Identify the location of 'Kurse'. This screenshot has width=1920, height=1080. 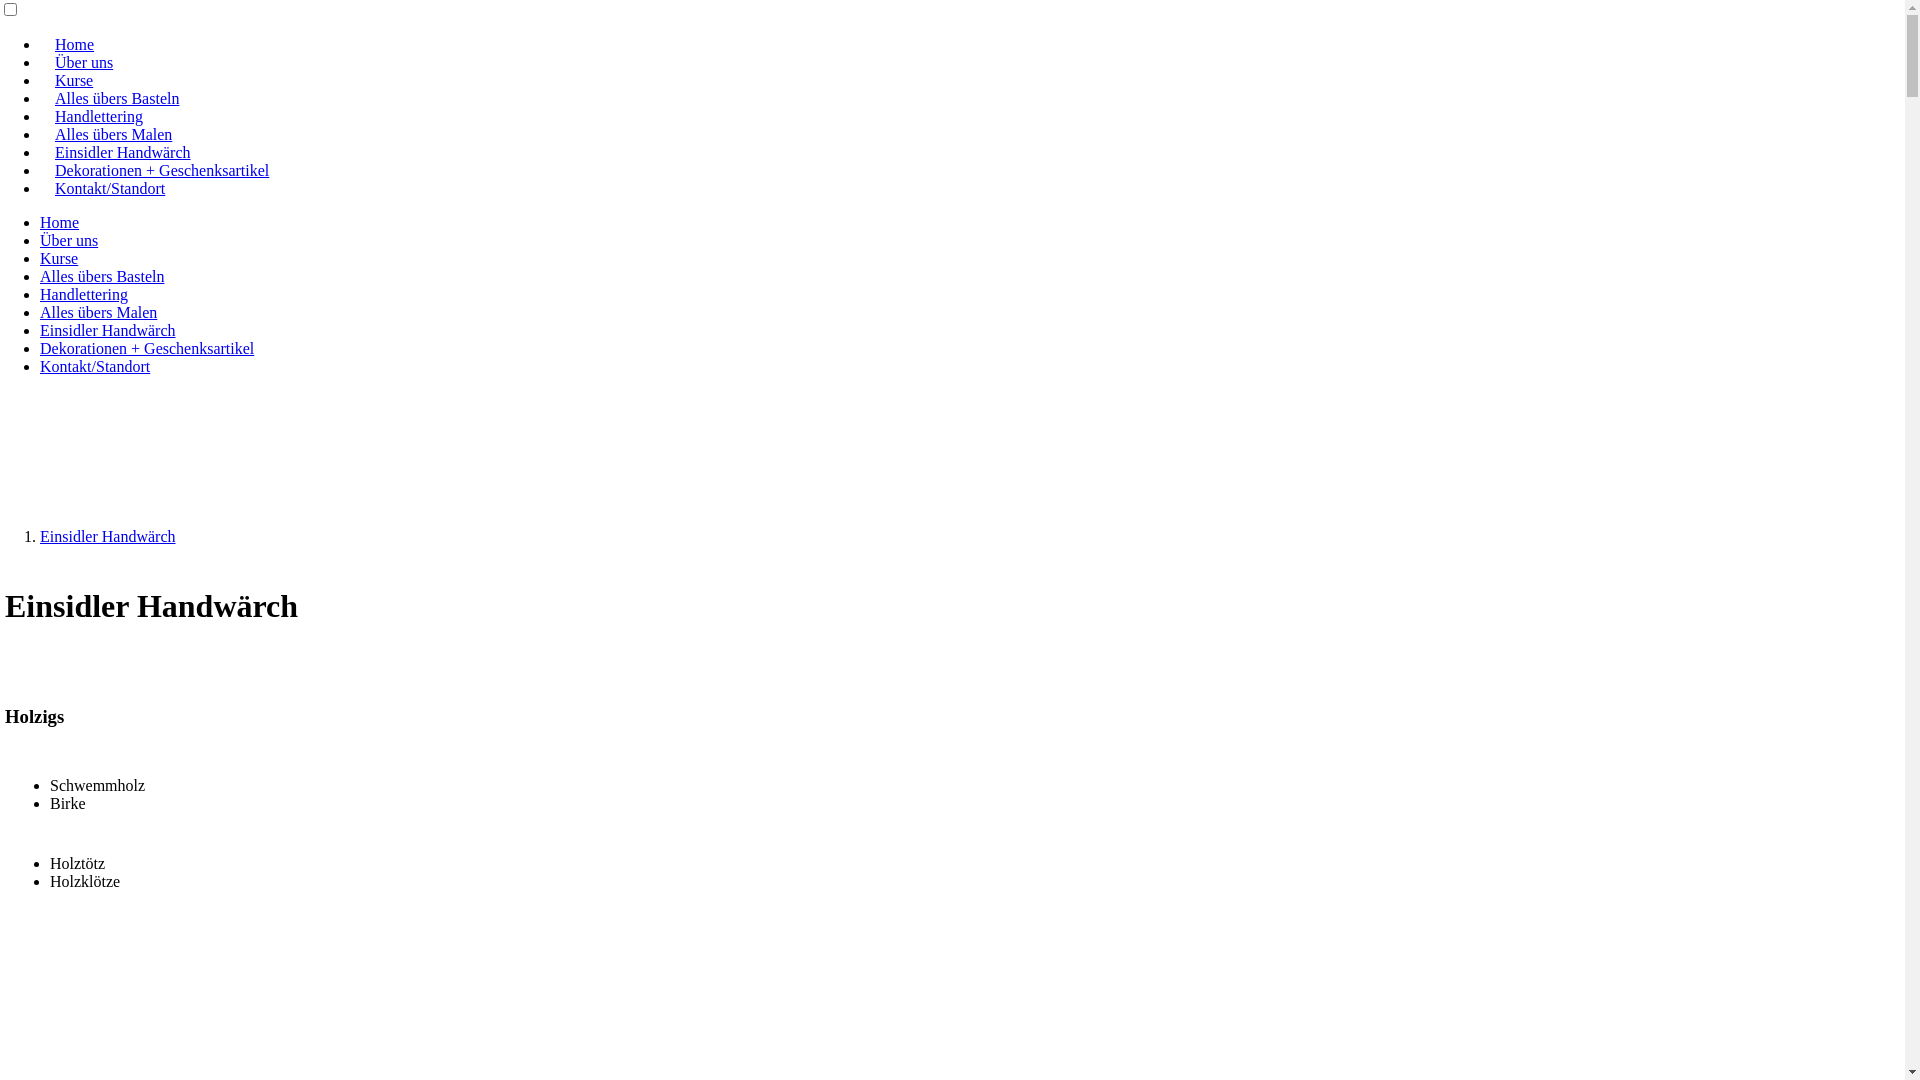
(39, 79).